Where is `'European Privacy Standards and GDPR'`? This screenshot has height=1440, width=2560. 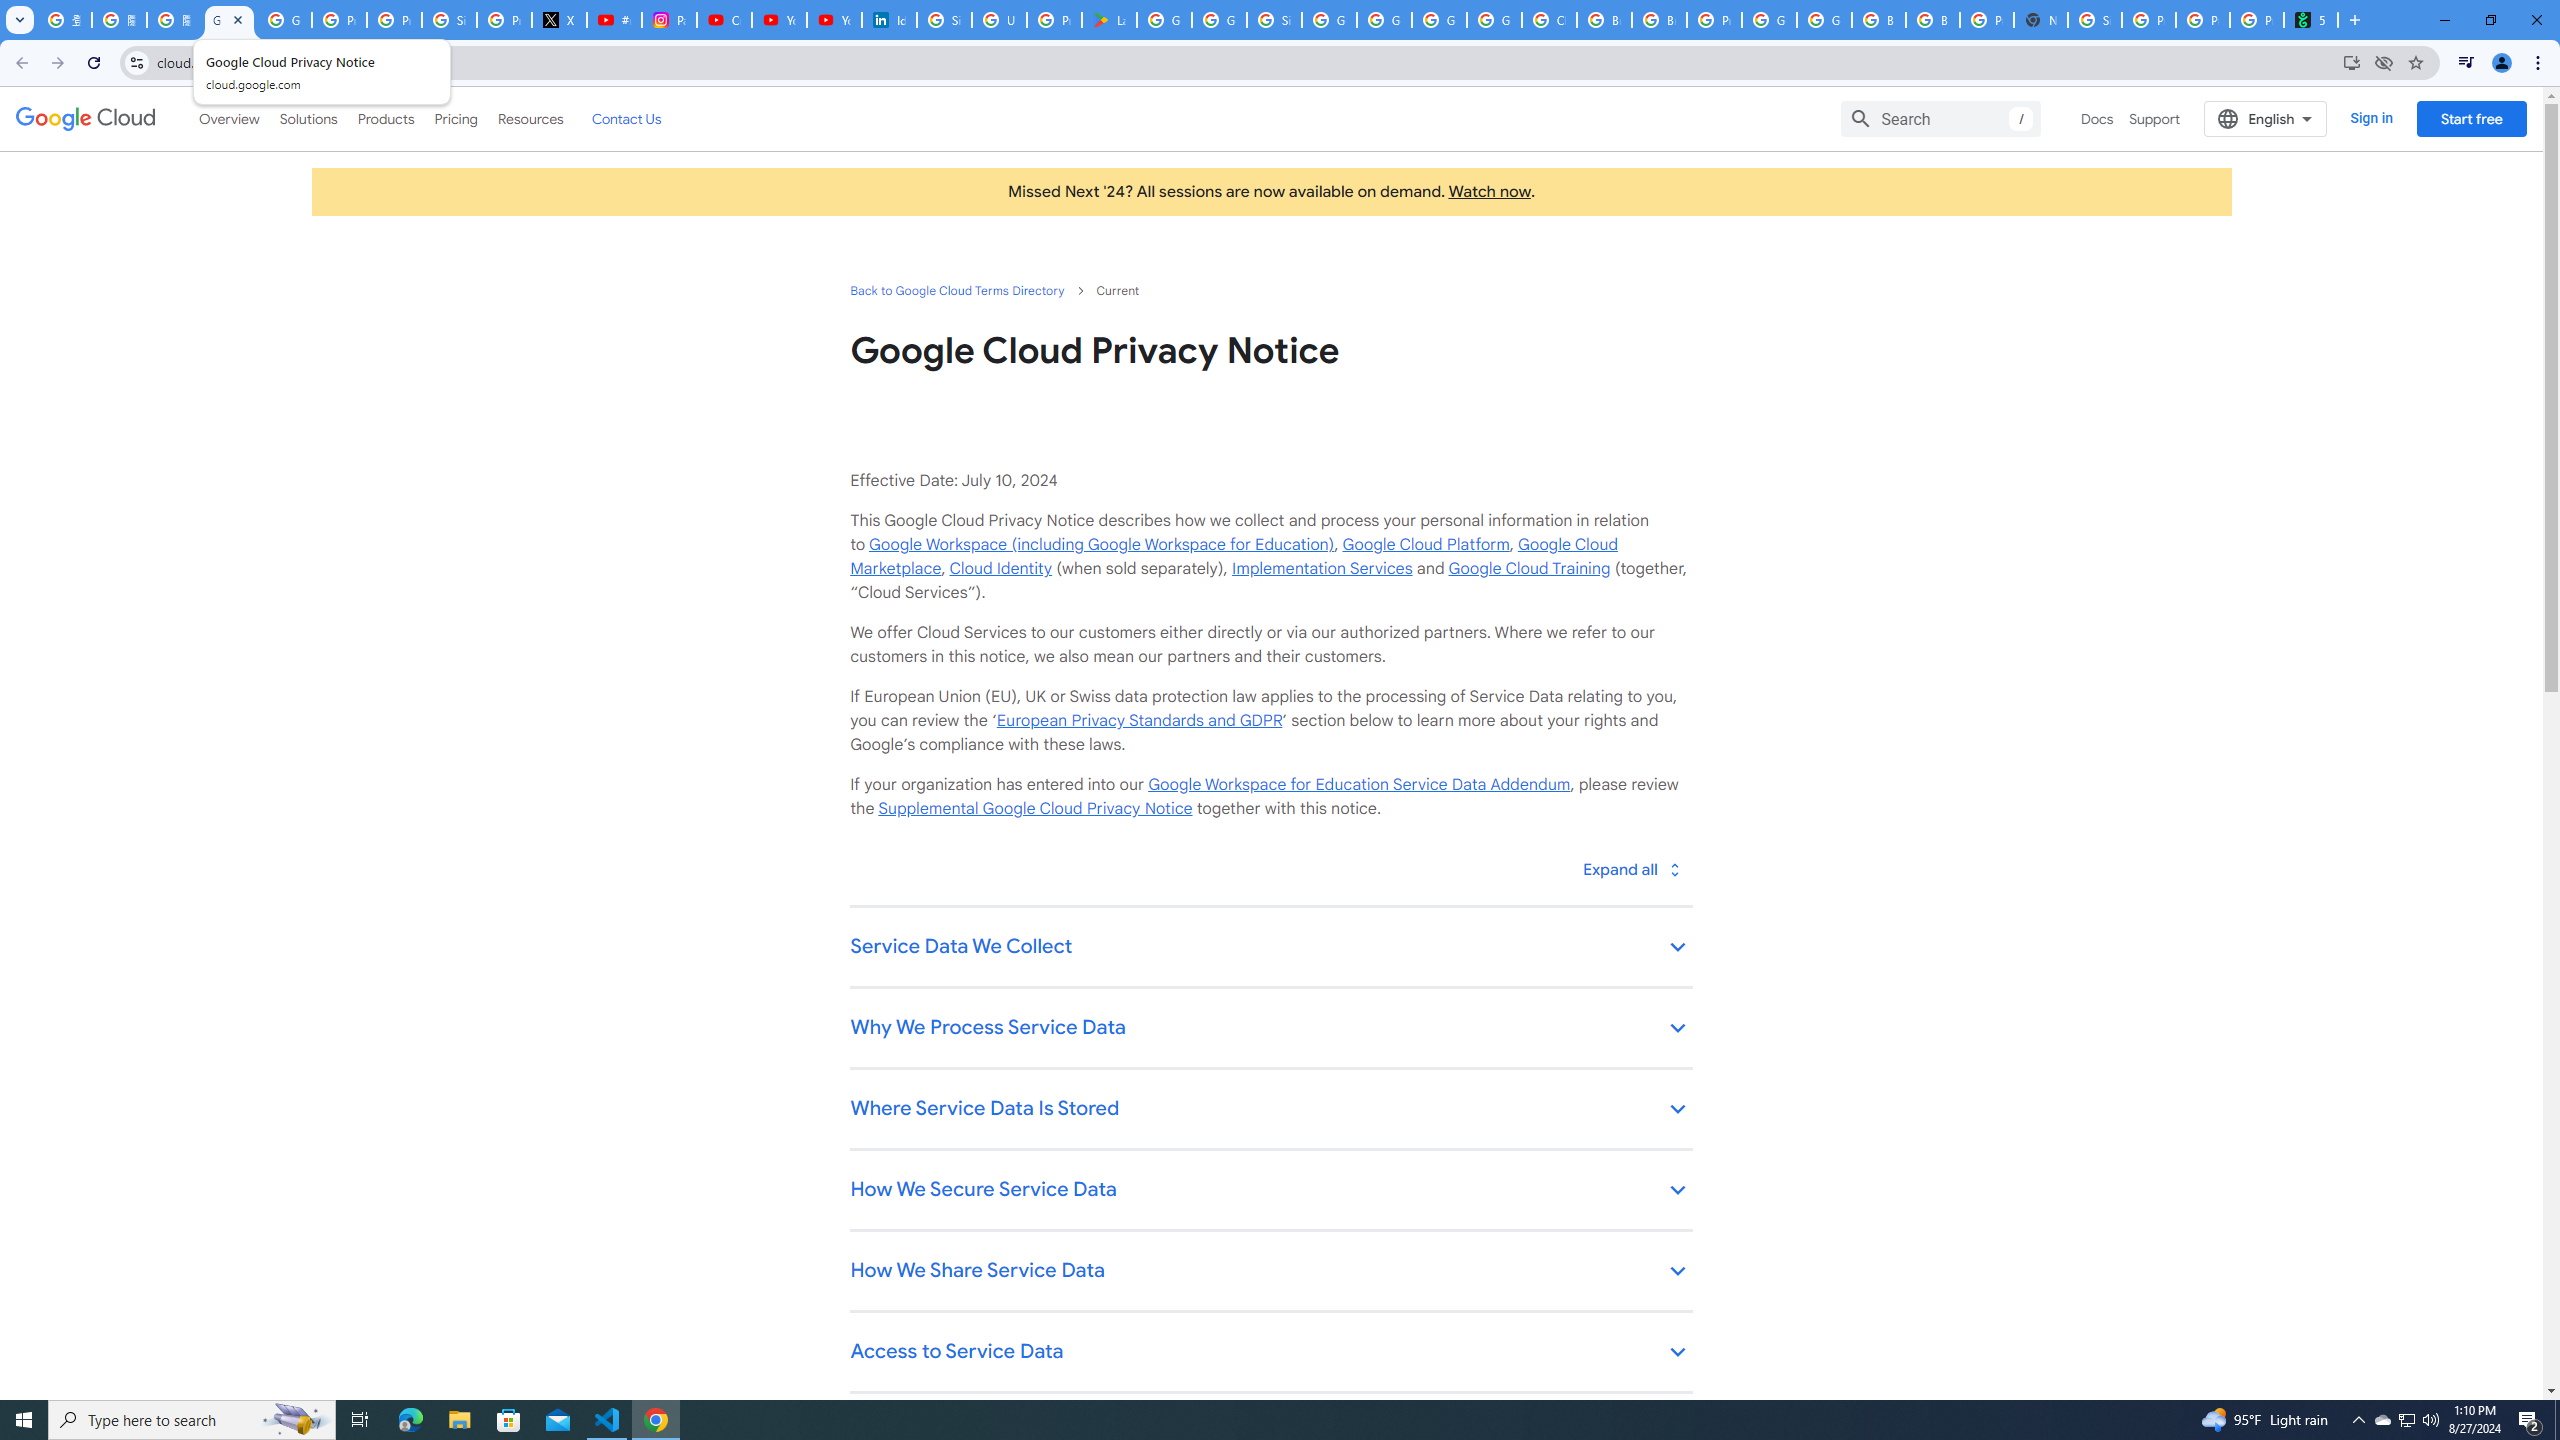 'European Privacy Standards and GDPR' is located at coordinates (1138, 720).